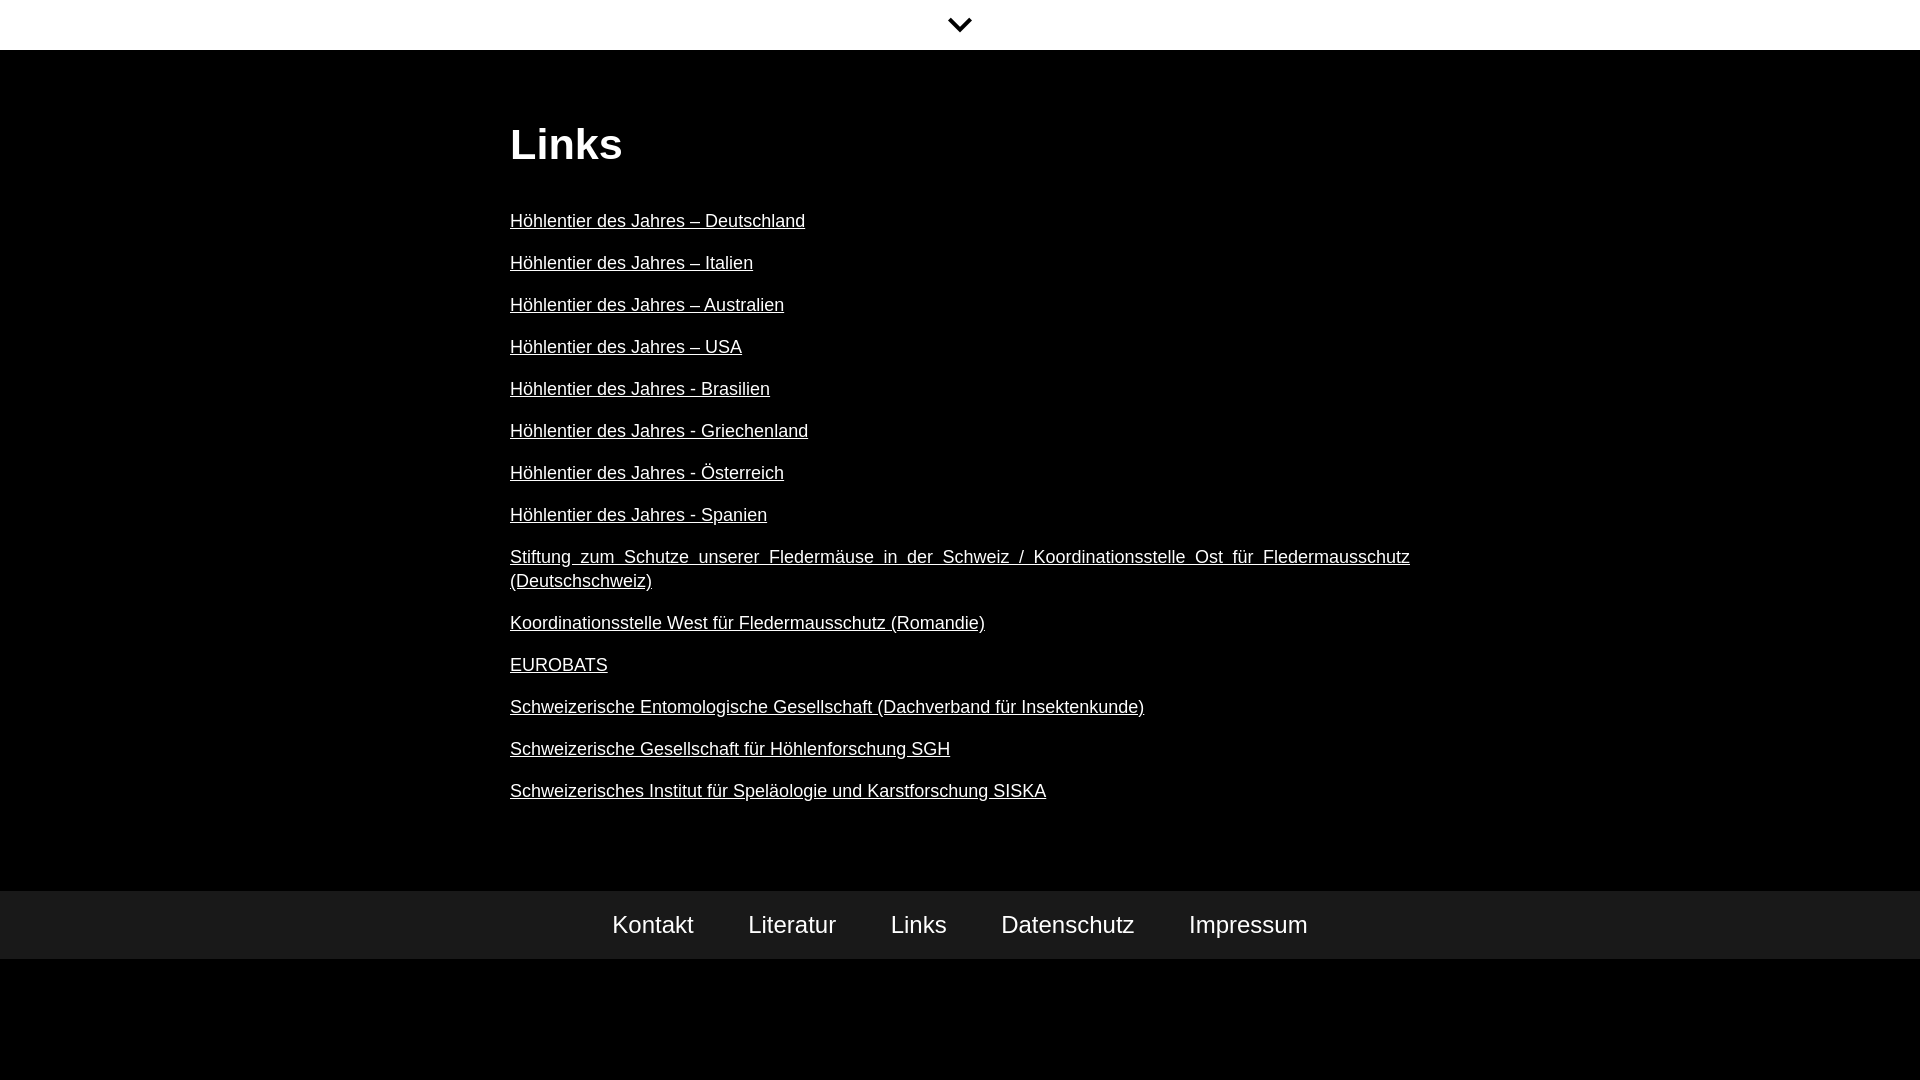 The height and width of the screenshot is (1080, 1920). Describe the element at coordinates (1066, 925) in the screenshot. I see `'Datenschutz'` at that location.